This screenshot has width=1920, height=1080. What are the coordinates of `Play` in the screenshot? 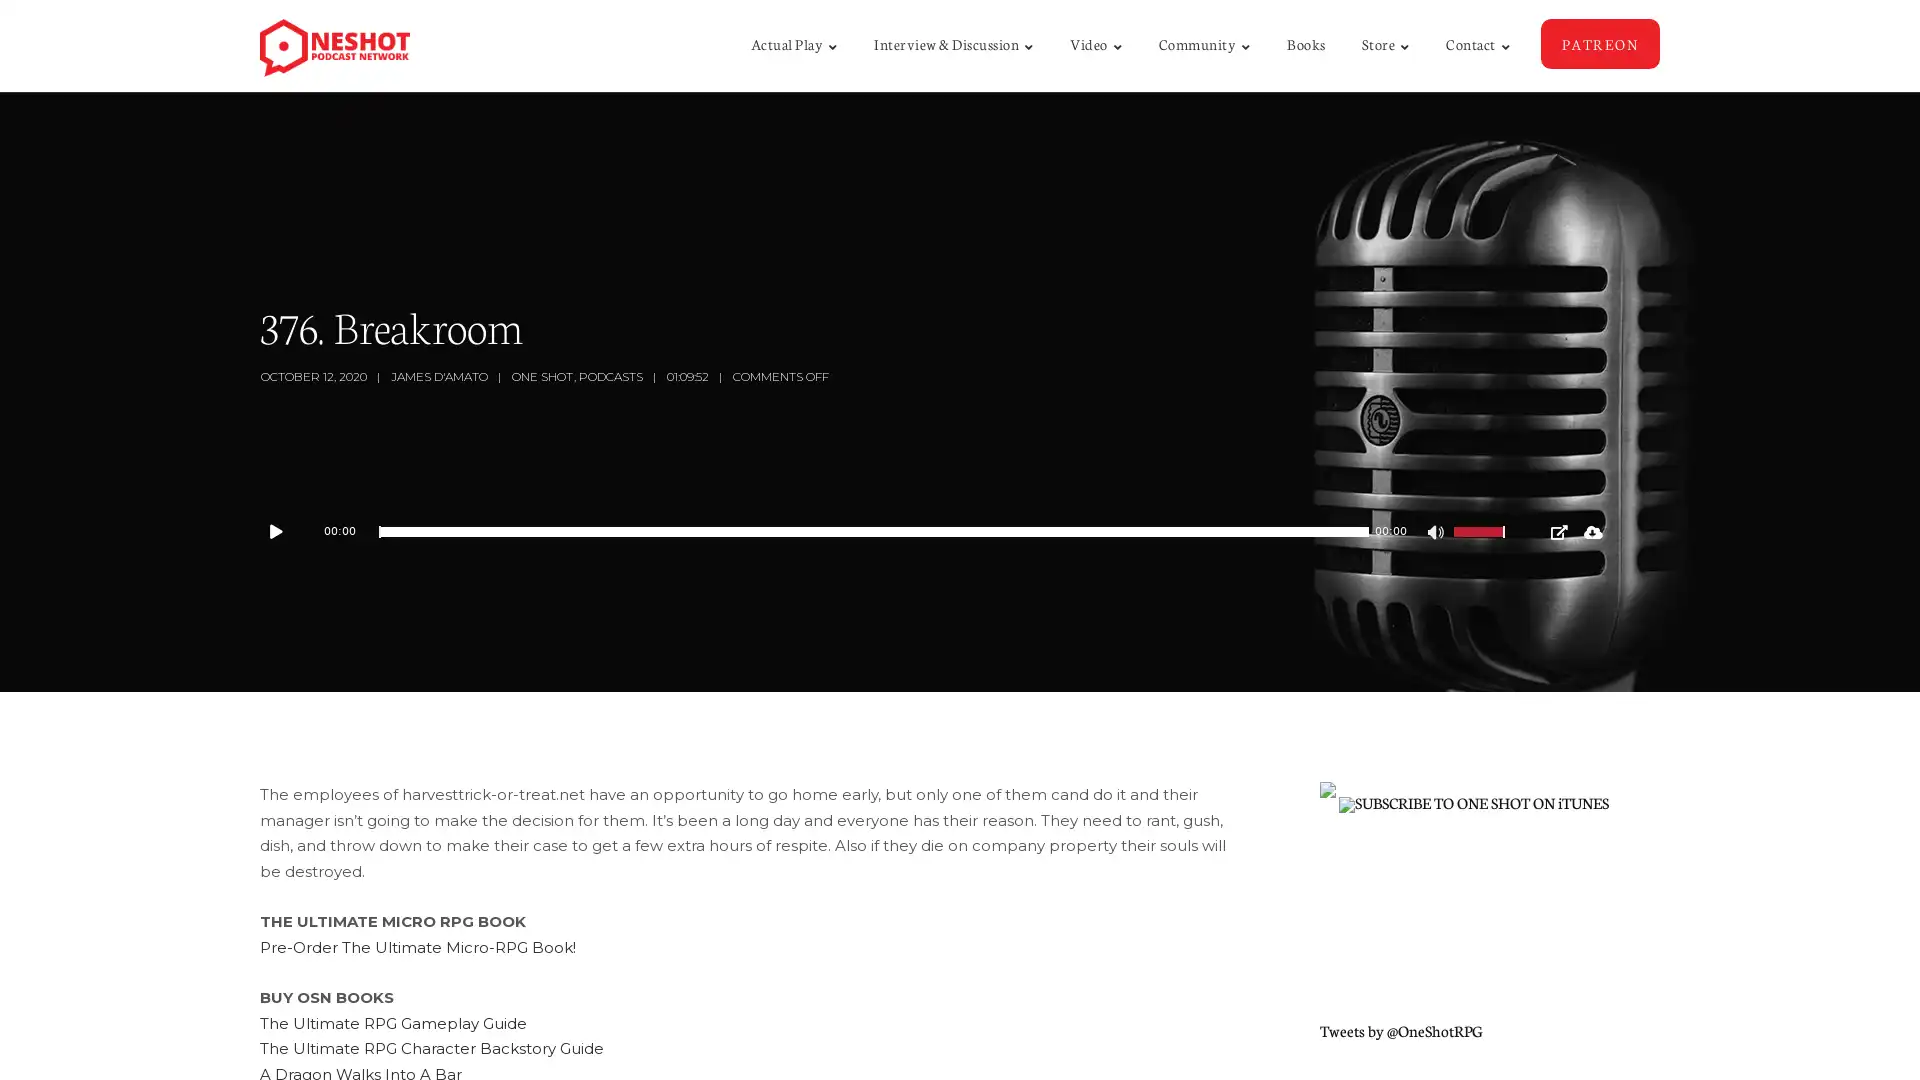 It's located at (285, 531).